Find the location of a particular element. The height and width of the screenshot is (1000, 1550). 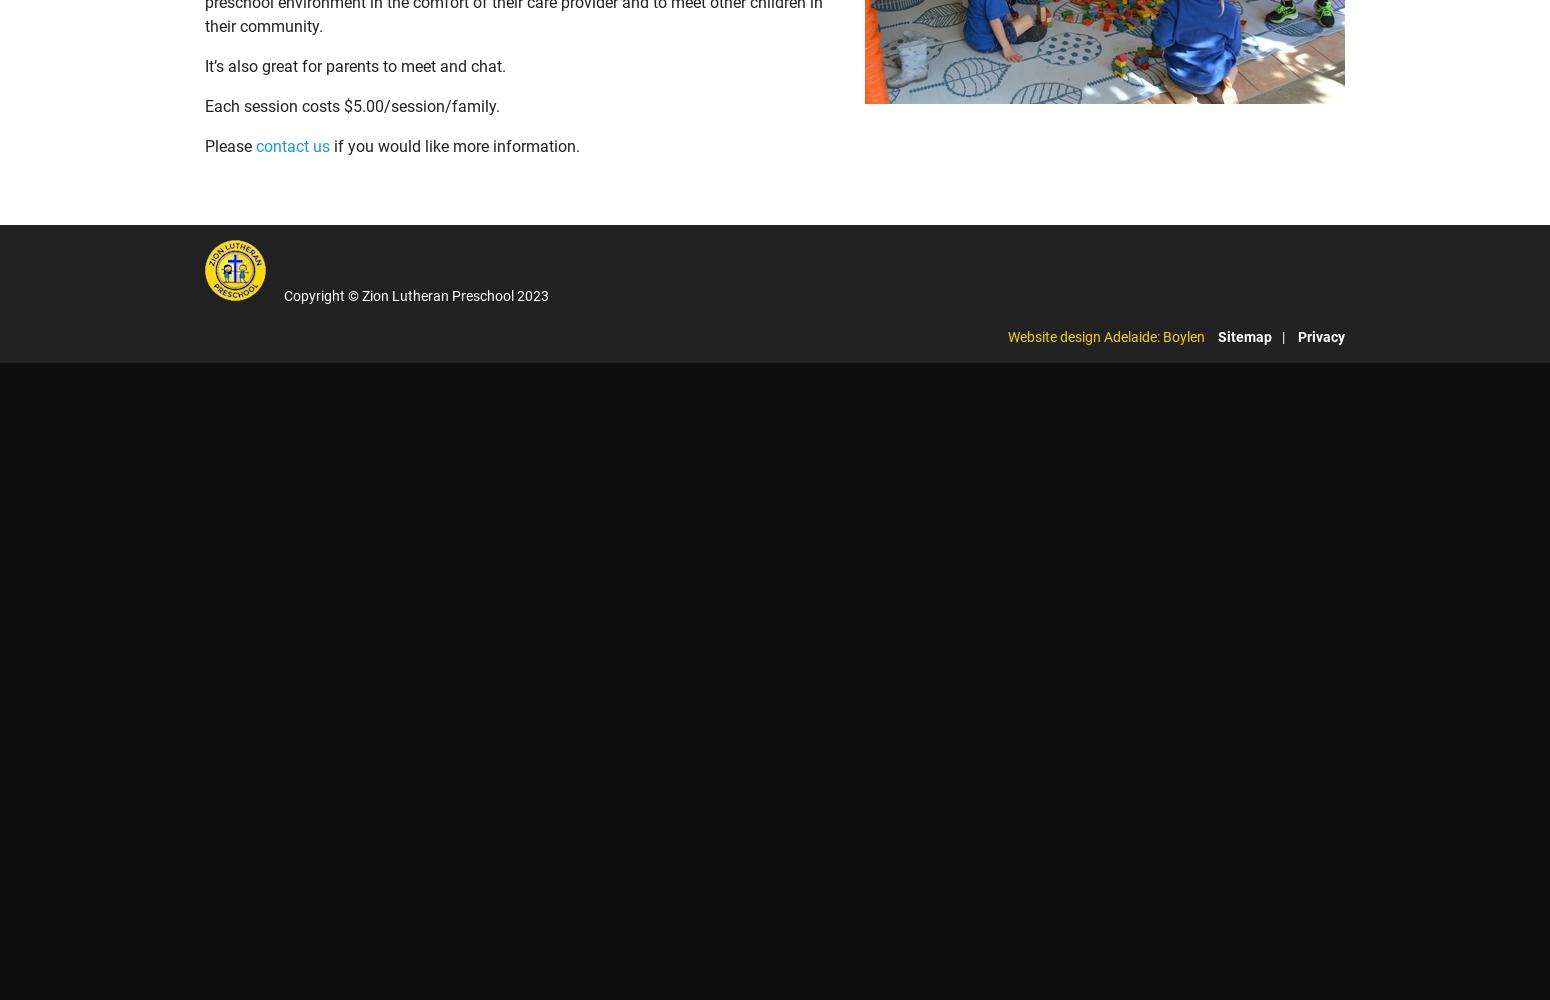

'It’s also great for parents to meet and chat.' is located at coordinates (354, 64).